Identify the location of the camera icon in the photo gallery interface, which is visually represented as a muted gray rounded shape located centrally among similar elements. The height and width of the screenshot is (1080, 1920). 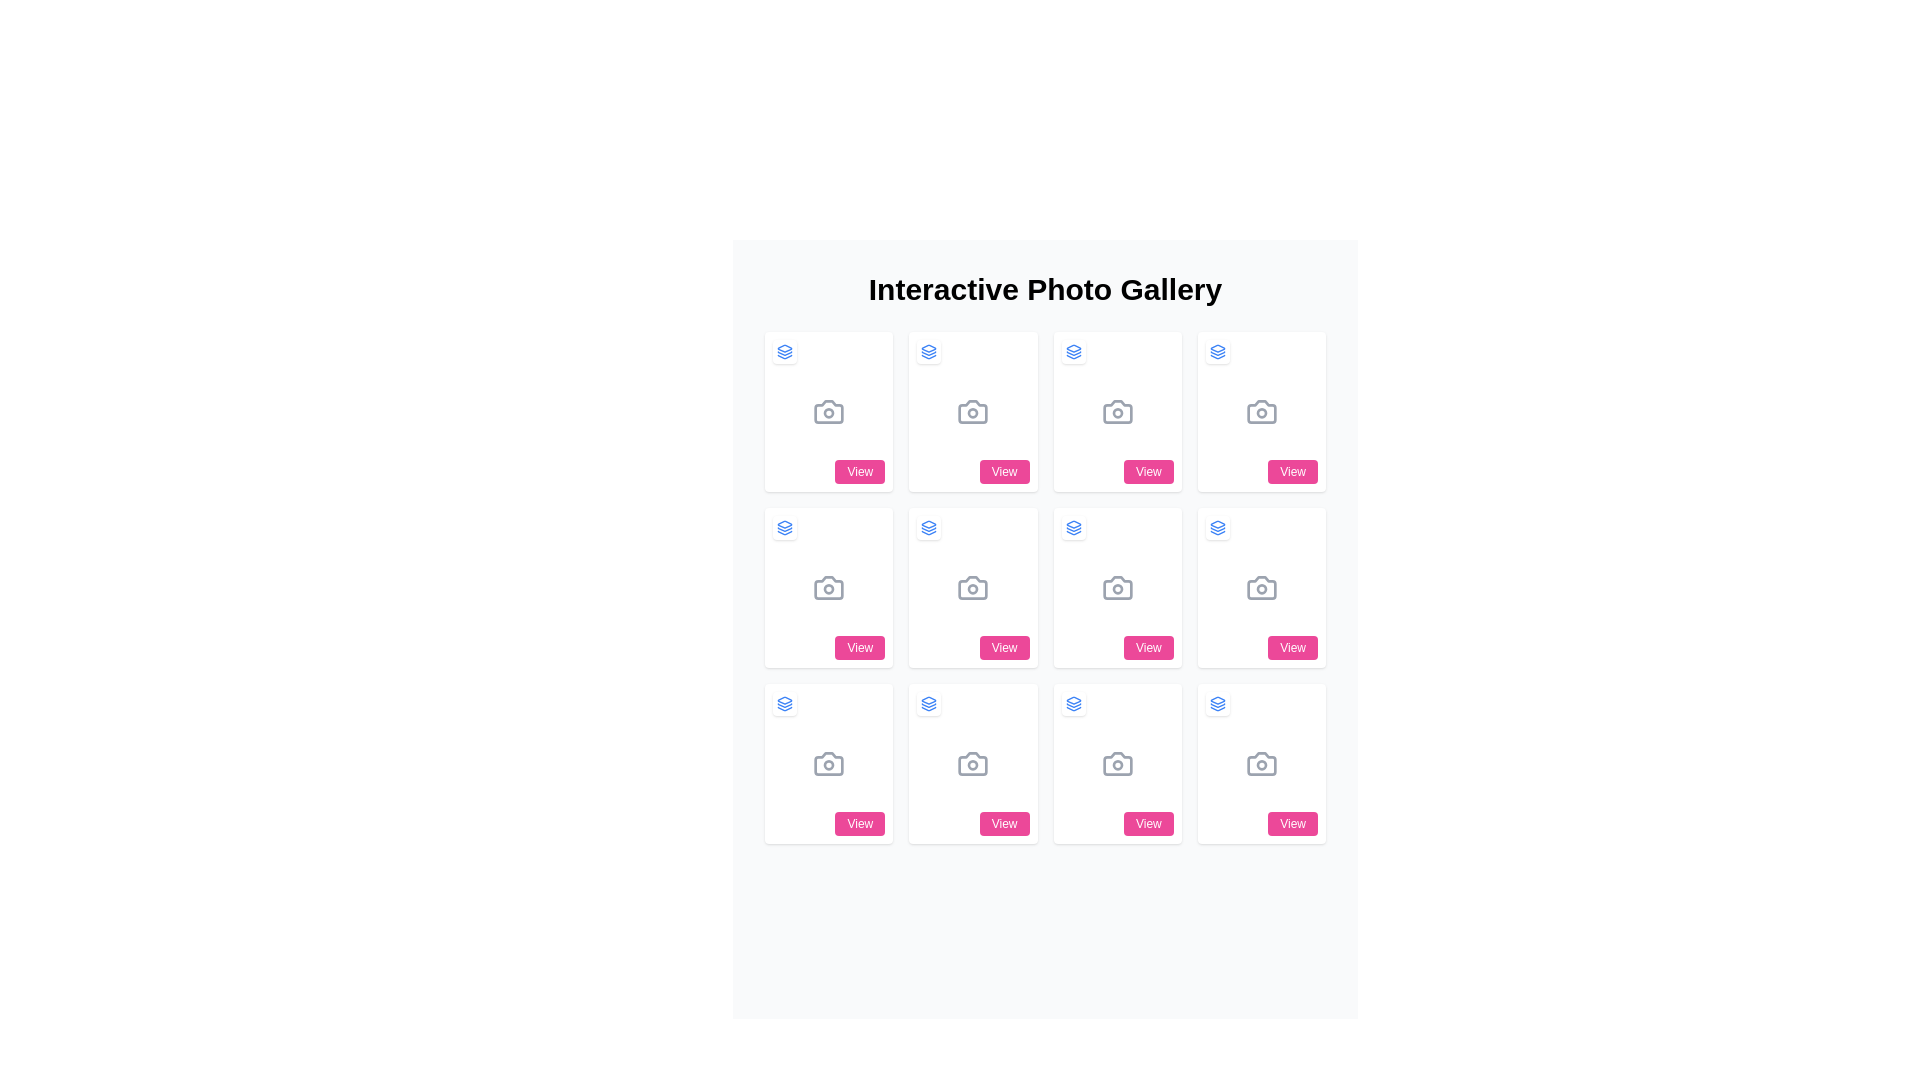
(973, 411).